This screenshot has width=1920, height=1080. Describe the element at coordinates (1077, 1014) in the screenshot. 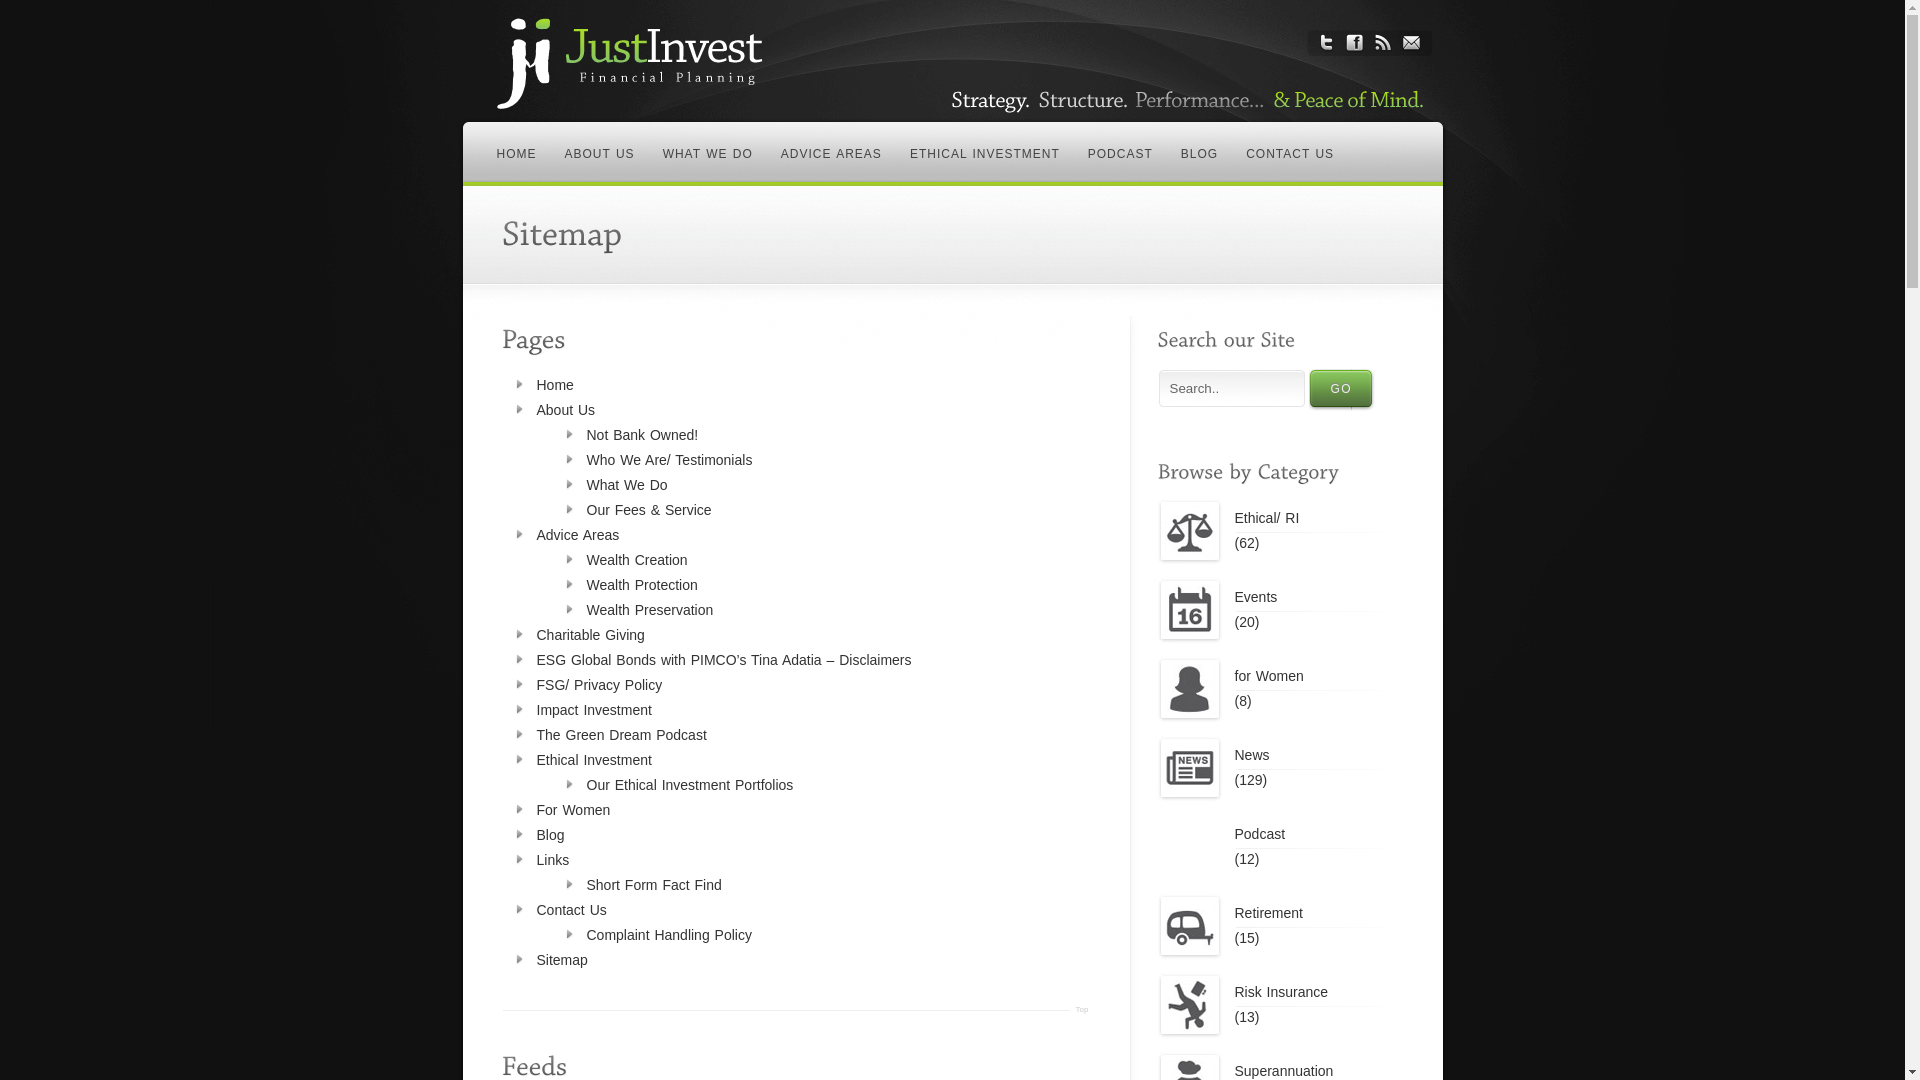

I see `'Top'` at that location.